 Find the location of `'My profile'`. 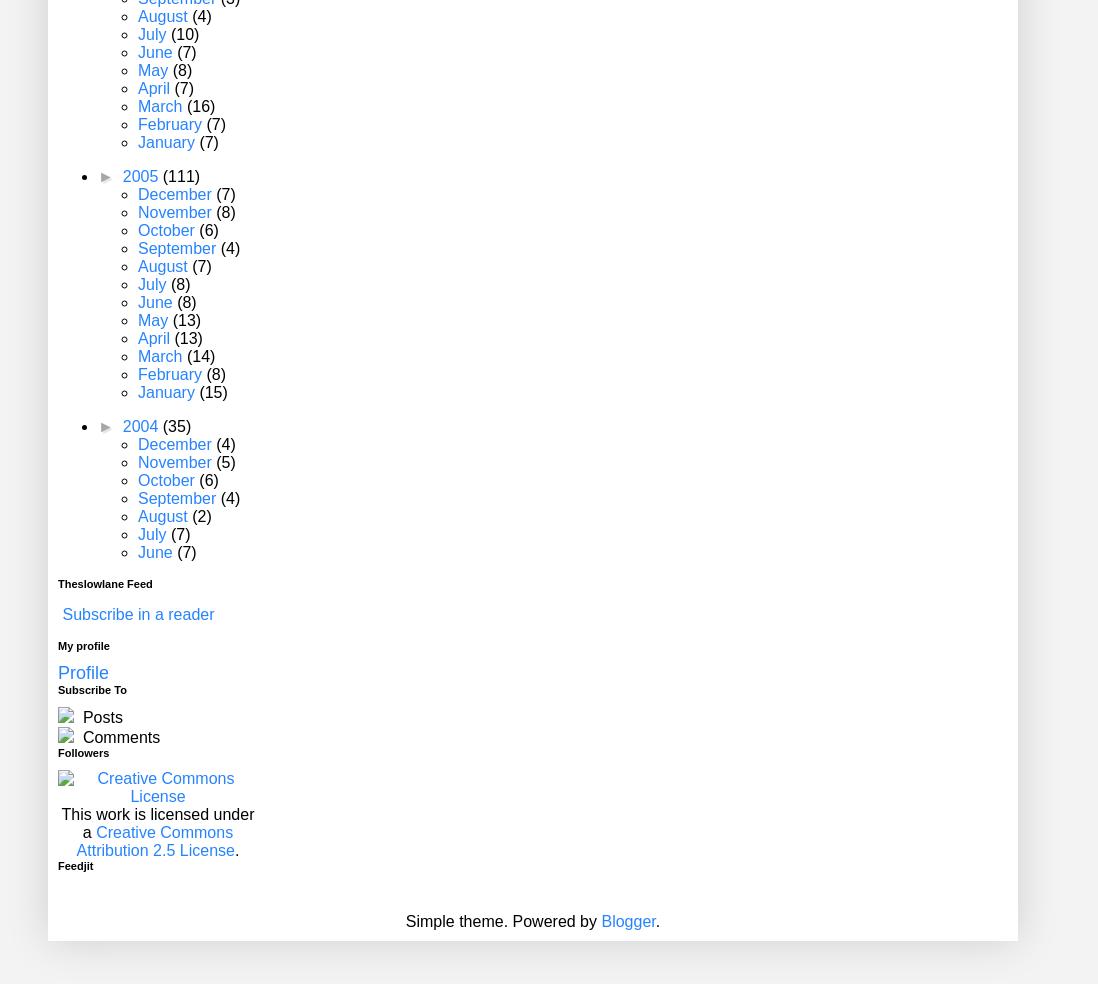

'My profile' is located at coordinates (56, 645).